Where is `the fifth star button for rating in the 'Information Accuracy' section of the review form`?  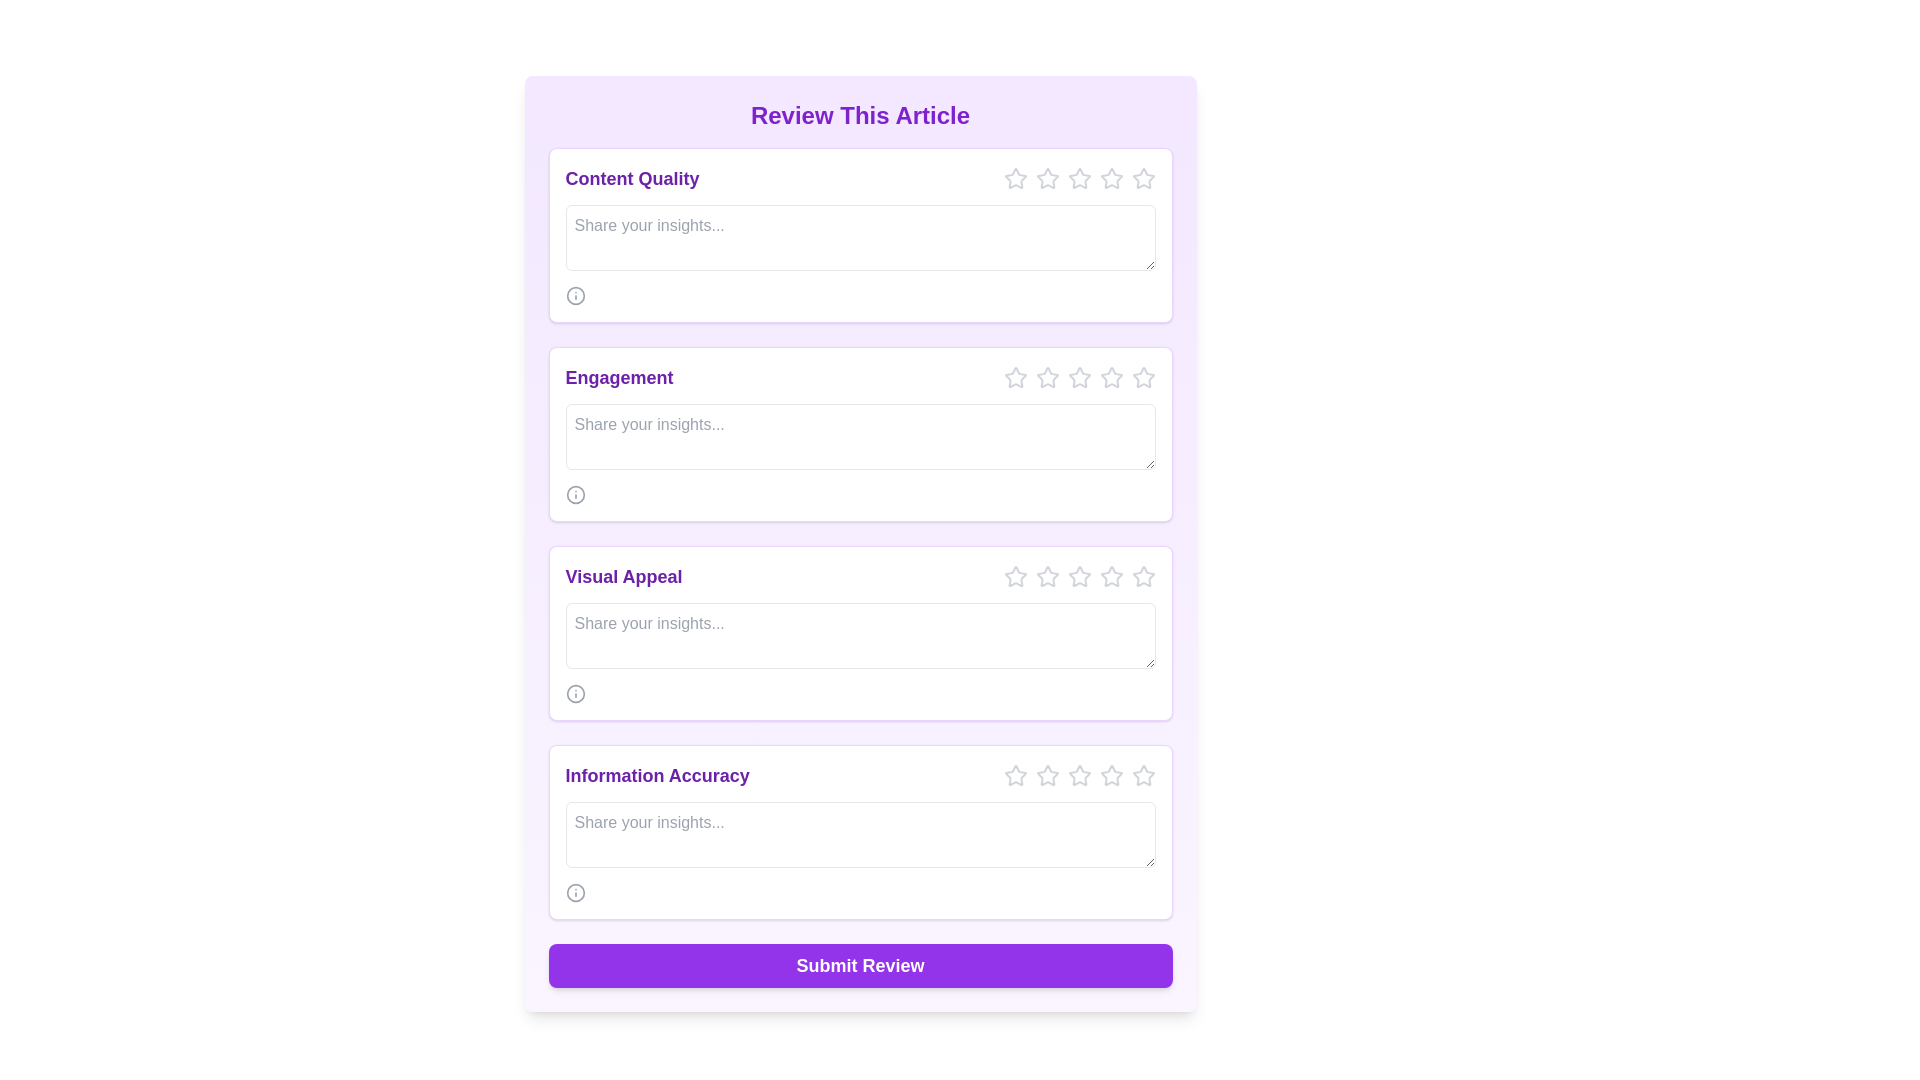
the fifth star button for rating in the 'Information Accuracy' section of the review form is located at coordinates (1143, 774).